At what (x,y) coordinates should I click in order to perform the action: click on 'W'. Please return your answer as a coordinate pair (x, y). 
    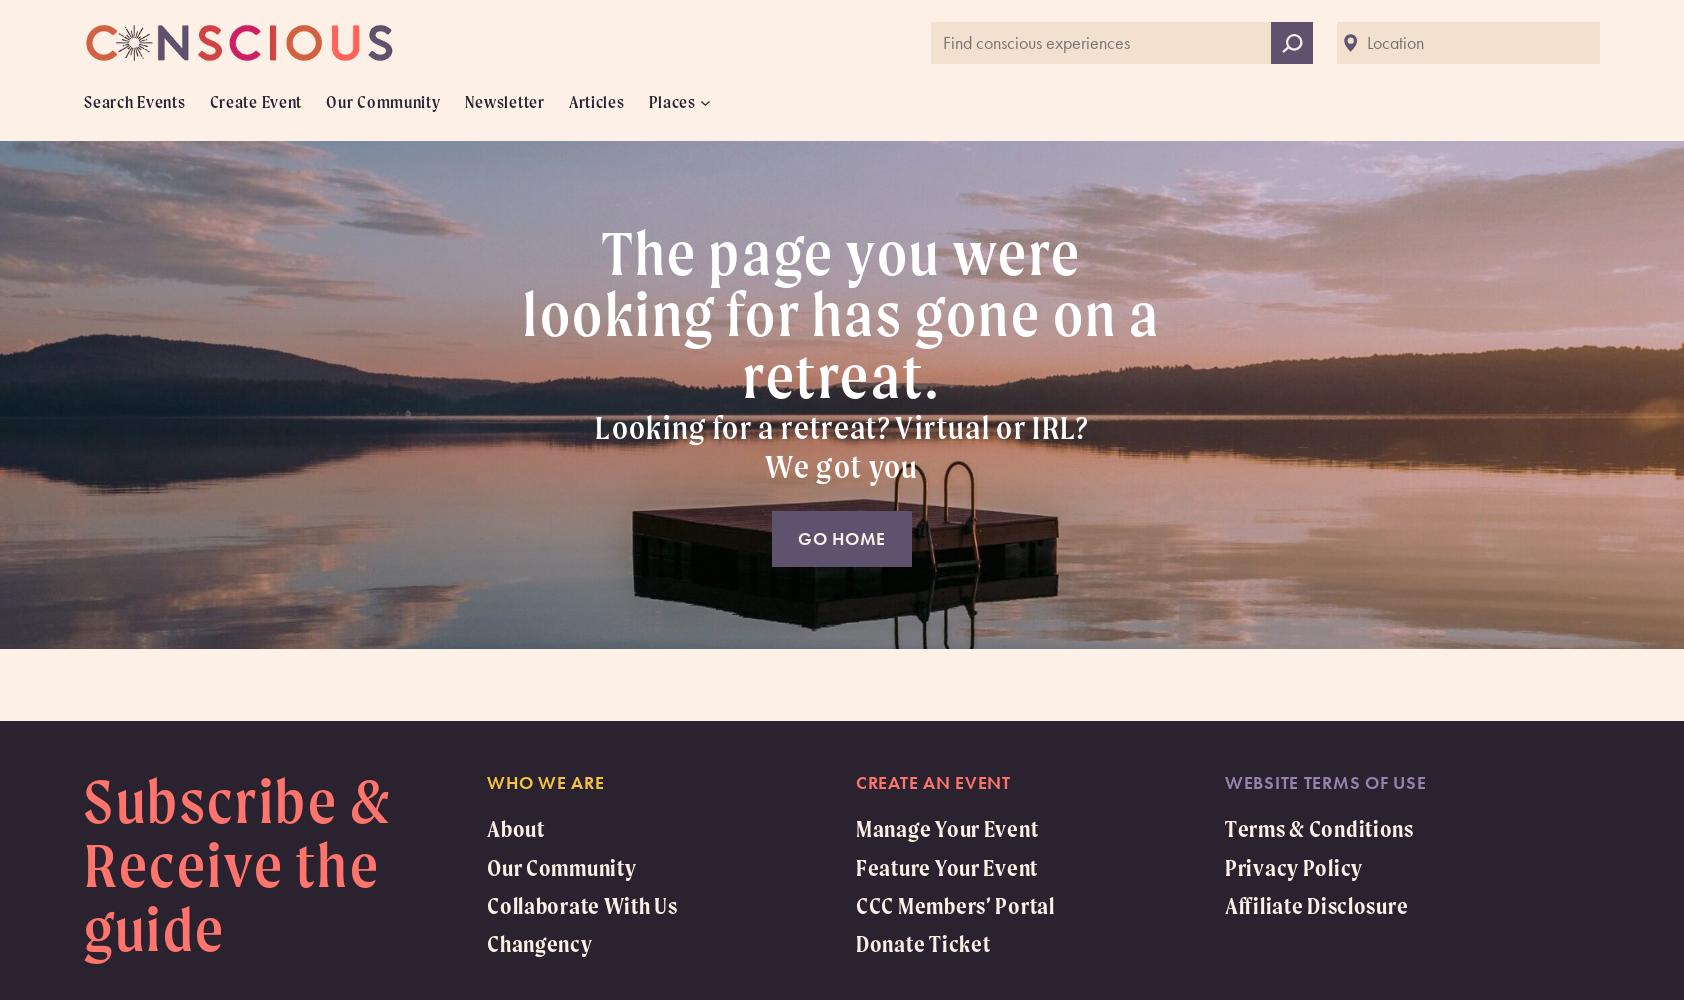
    Looking at the image, I should click on (779, 465).